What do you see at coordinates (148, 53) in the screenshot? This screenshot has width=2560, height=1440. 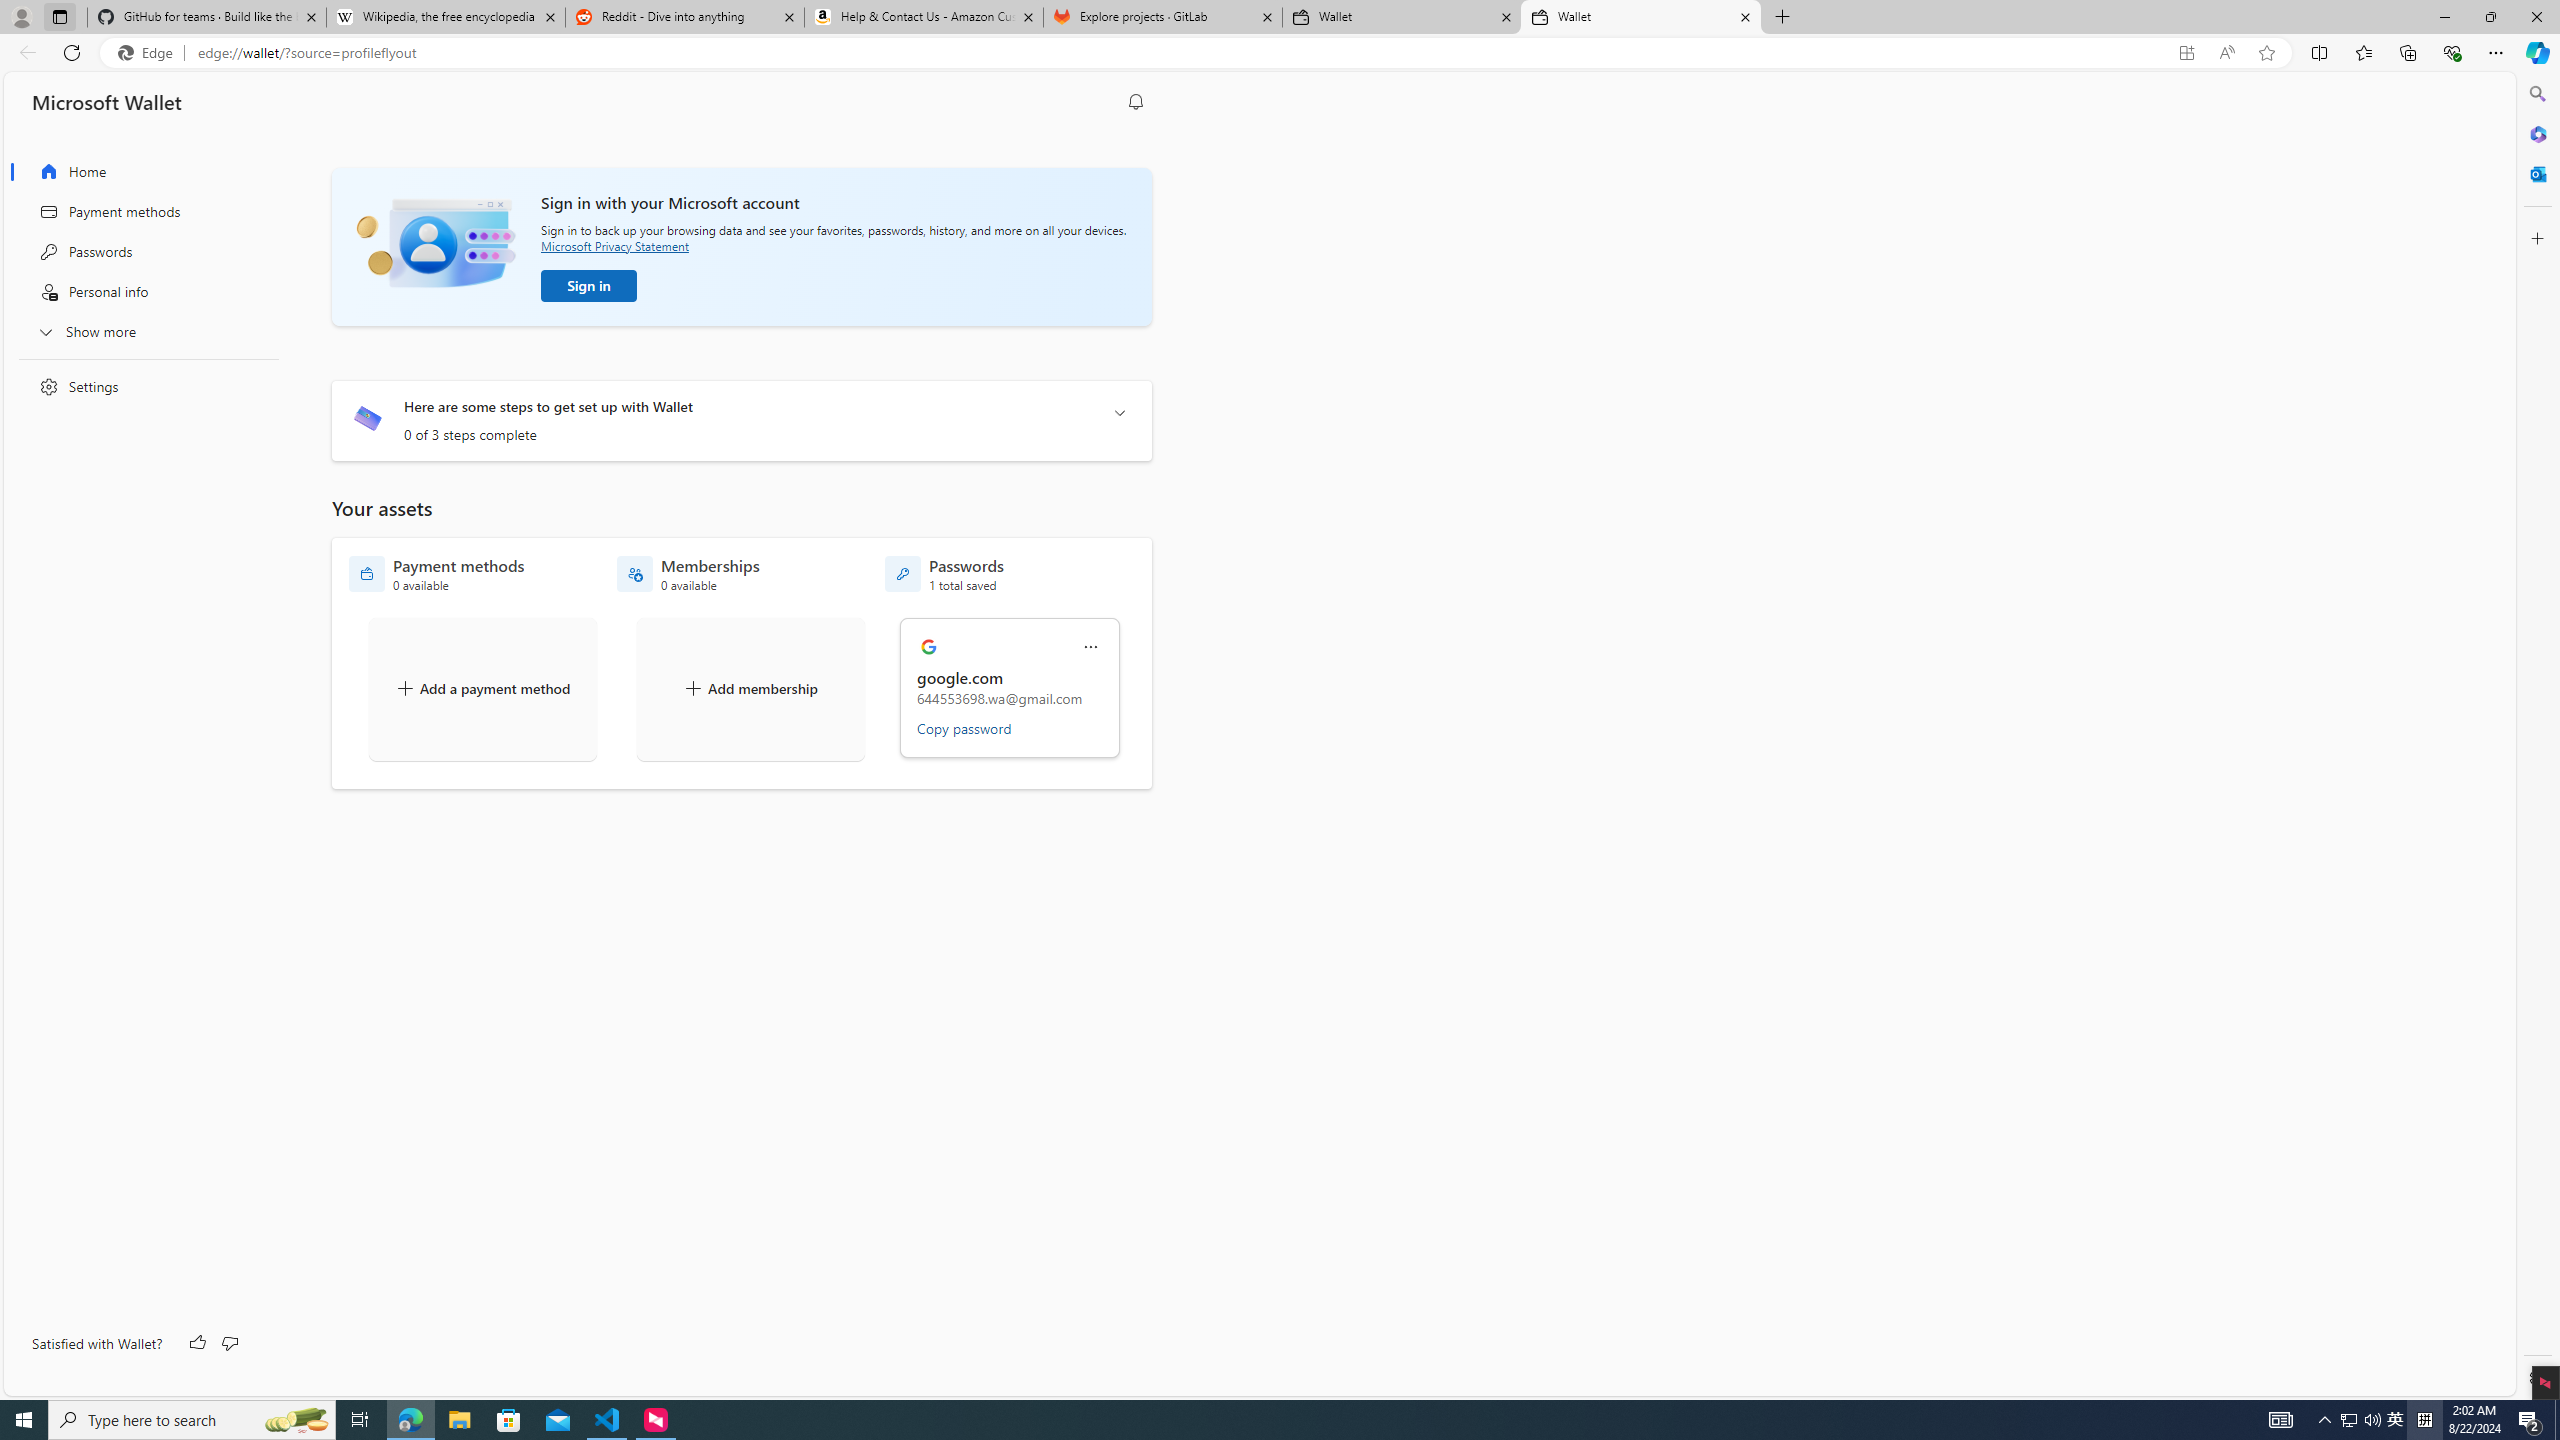 I see `'Edge'` at bounding box center [148, 53].